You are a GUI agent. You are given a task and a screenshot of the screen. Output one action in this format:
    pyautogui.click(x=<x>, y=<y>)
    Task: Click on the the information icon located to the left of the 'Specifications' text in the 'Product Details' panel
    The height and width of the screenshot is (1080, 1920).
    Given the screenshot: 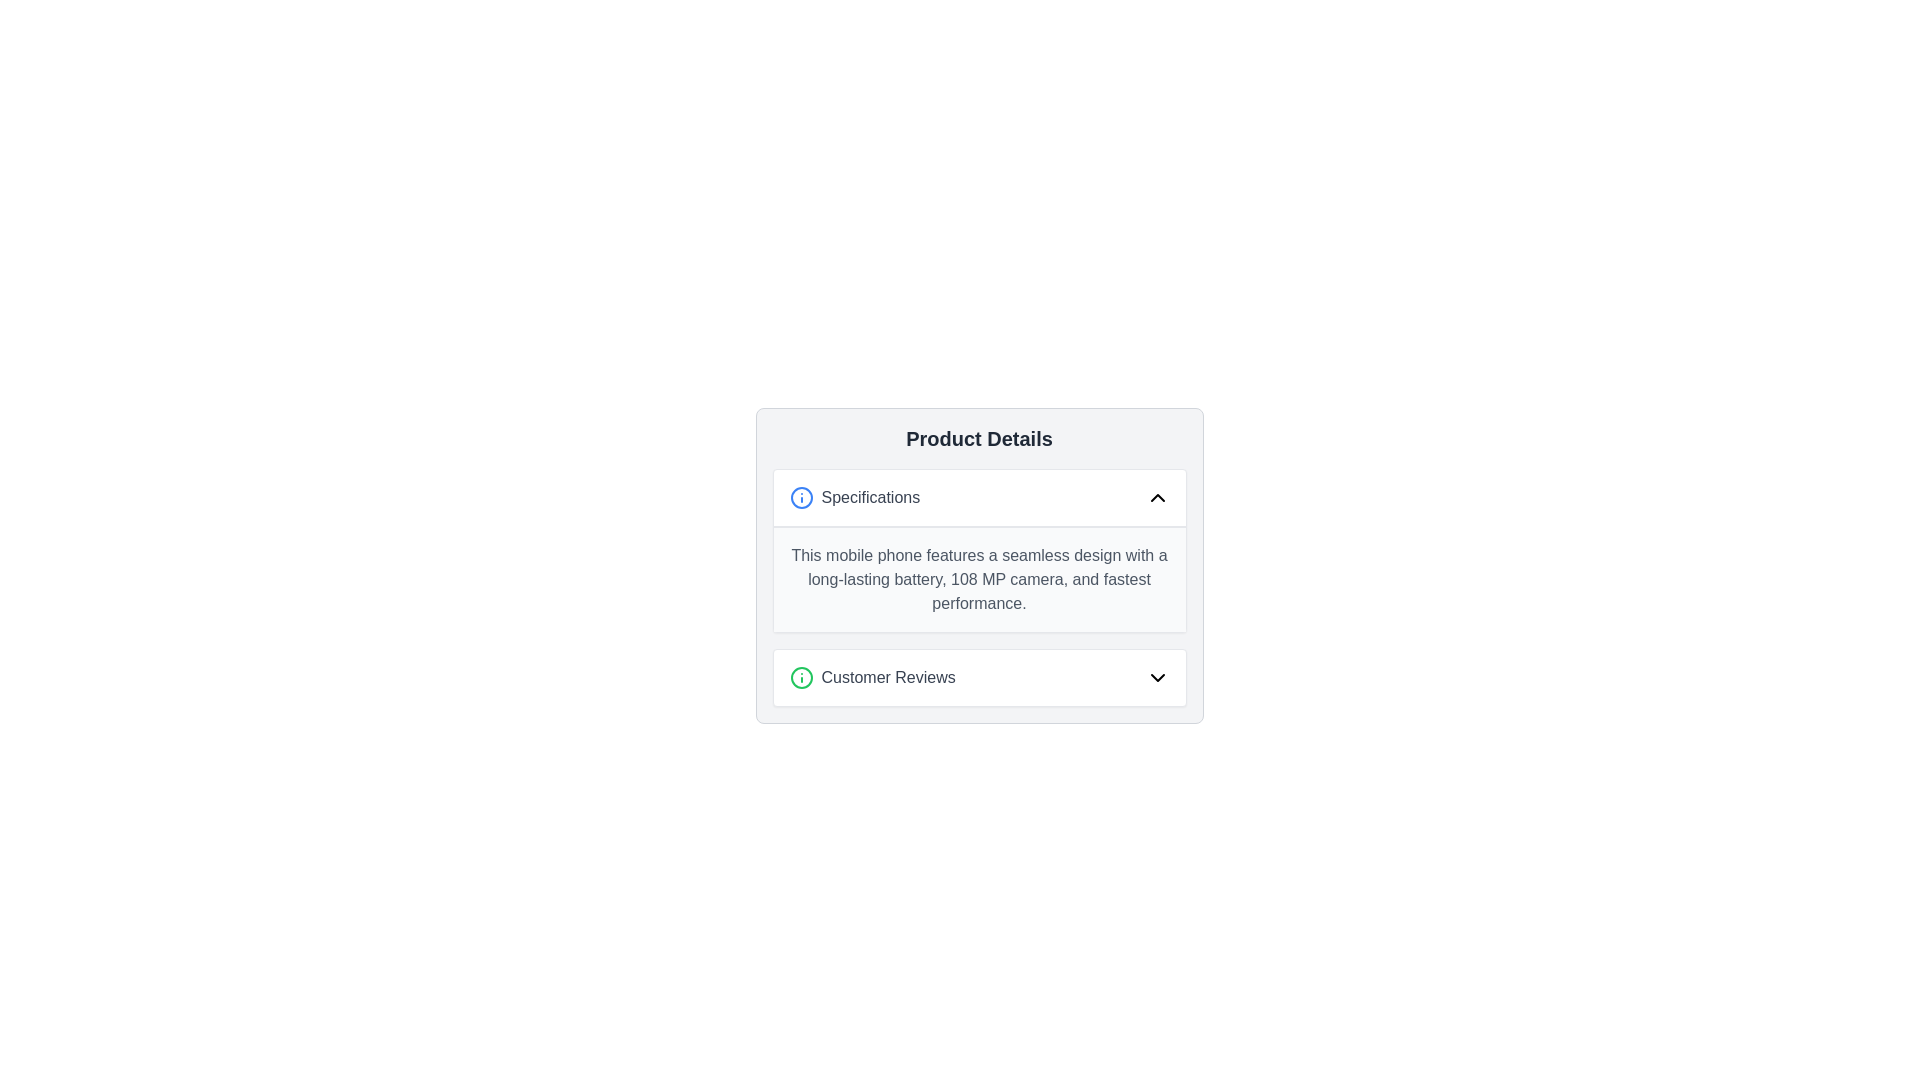 What is the action you would take?
    pyautogui.click(x=801, y=496)
    